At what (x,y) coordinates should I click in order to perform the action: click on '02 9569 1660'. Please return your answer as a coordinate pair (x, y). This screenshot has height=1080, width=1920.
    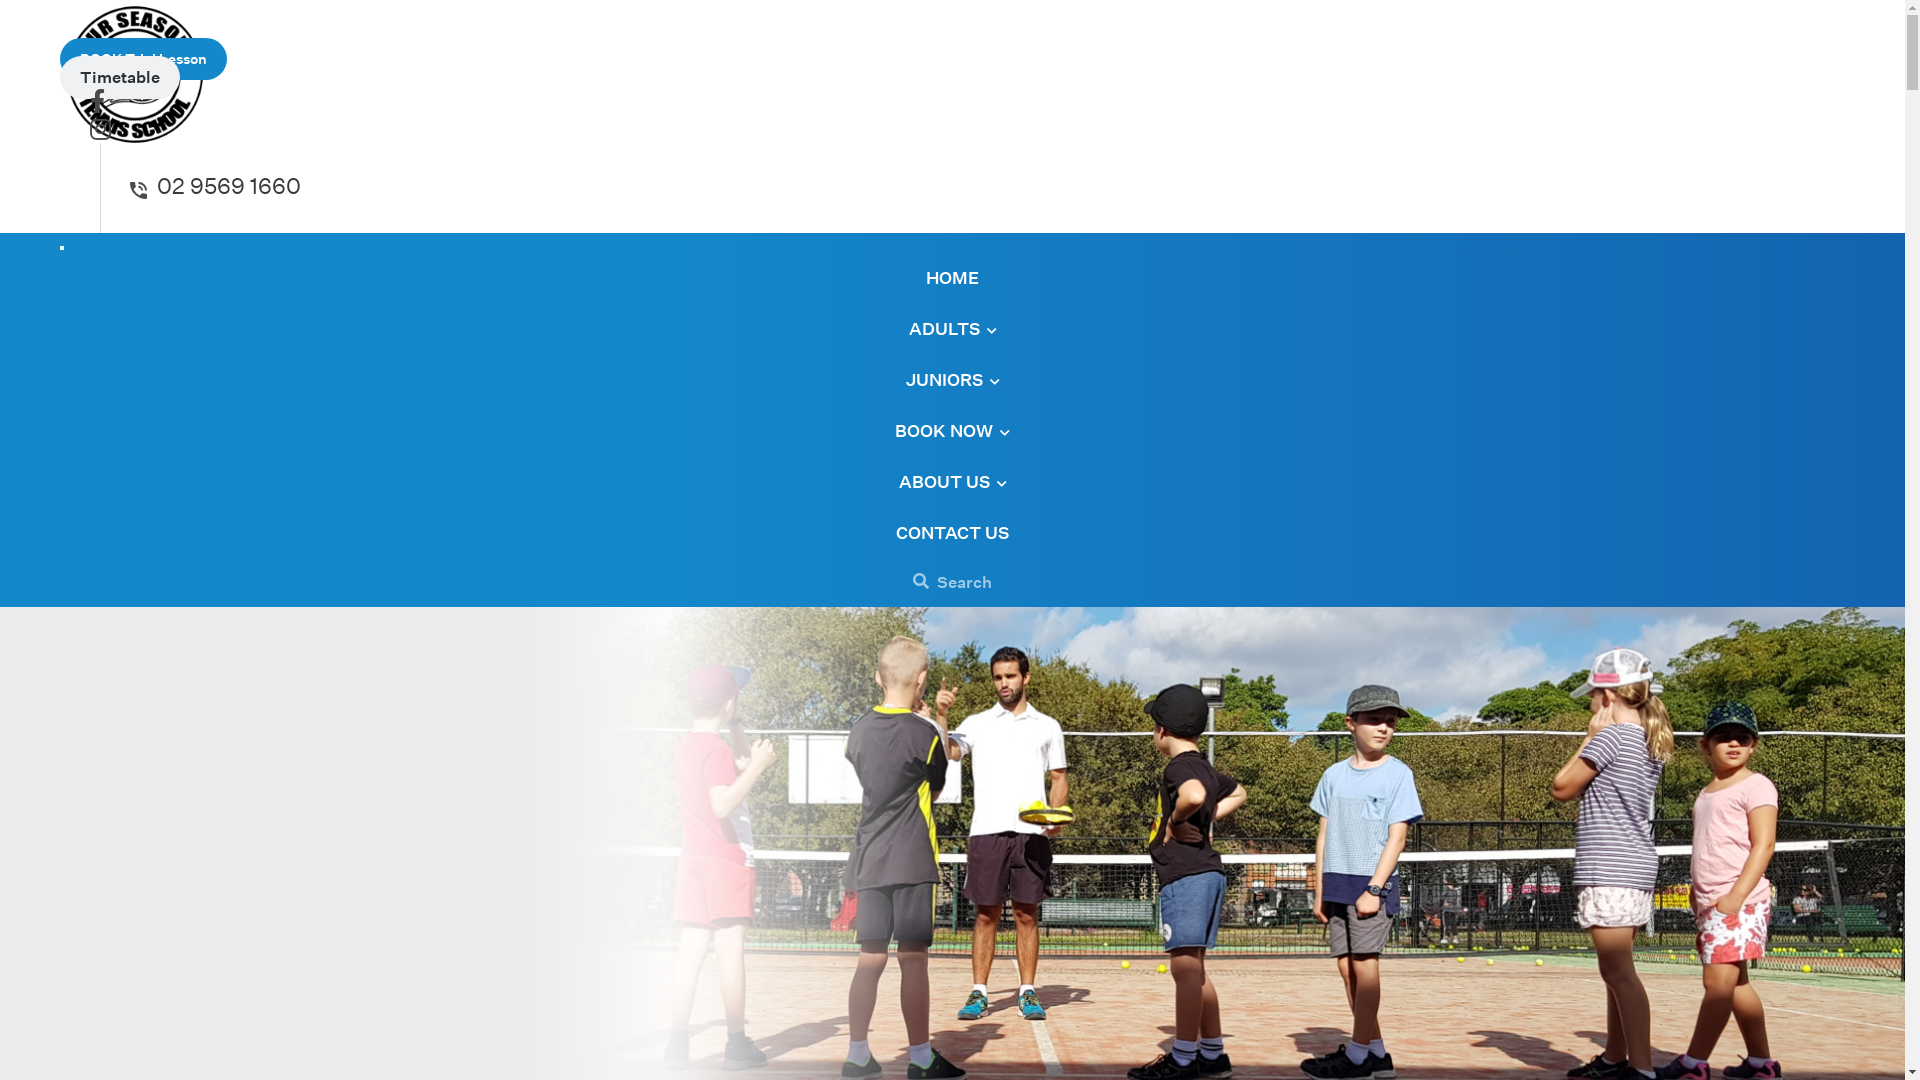
    Looking at the image, I should click on (215, 185).